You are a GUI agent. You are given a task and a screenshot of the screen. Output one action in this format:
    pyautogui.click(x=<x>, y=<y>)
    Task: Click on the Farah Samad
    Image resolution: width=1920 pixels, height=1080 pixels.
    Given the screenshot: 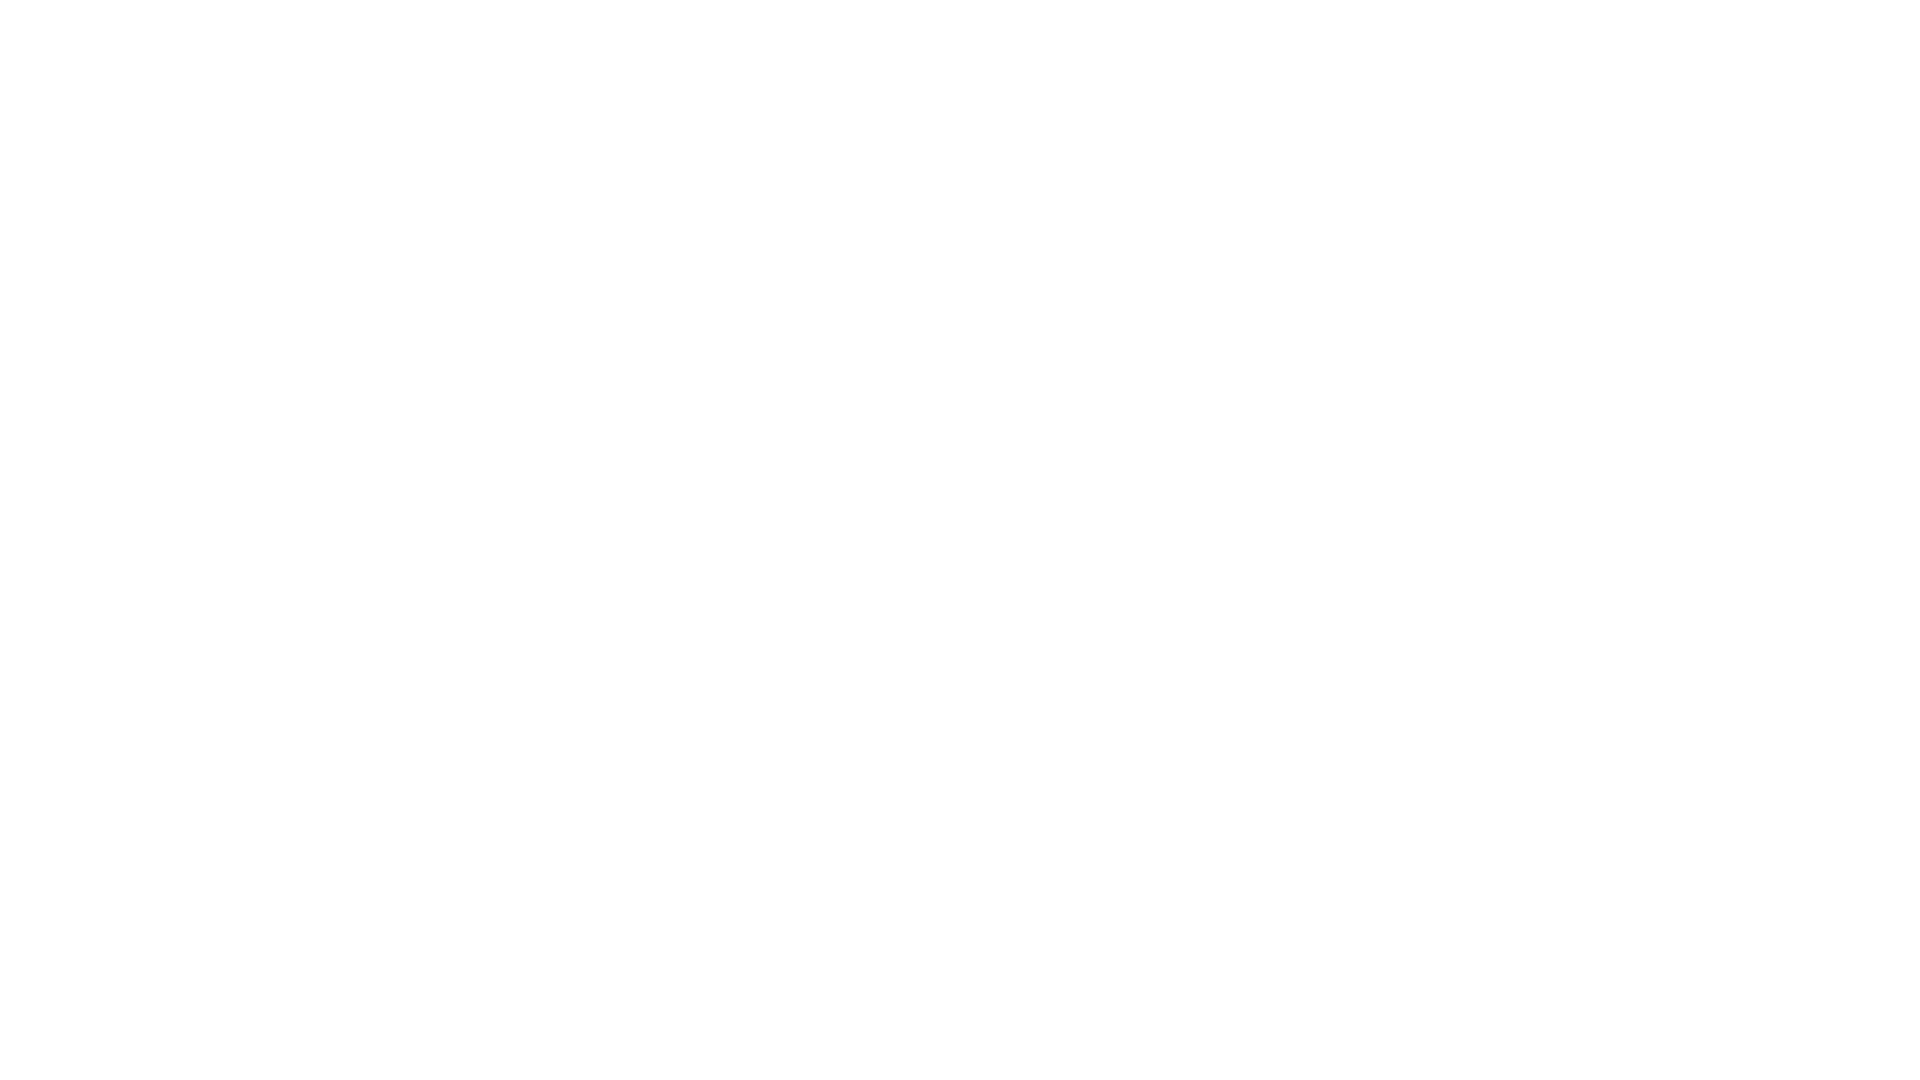 What is the action you would take?
    pyautogui.click(x=838, y=260)
    